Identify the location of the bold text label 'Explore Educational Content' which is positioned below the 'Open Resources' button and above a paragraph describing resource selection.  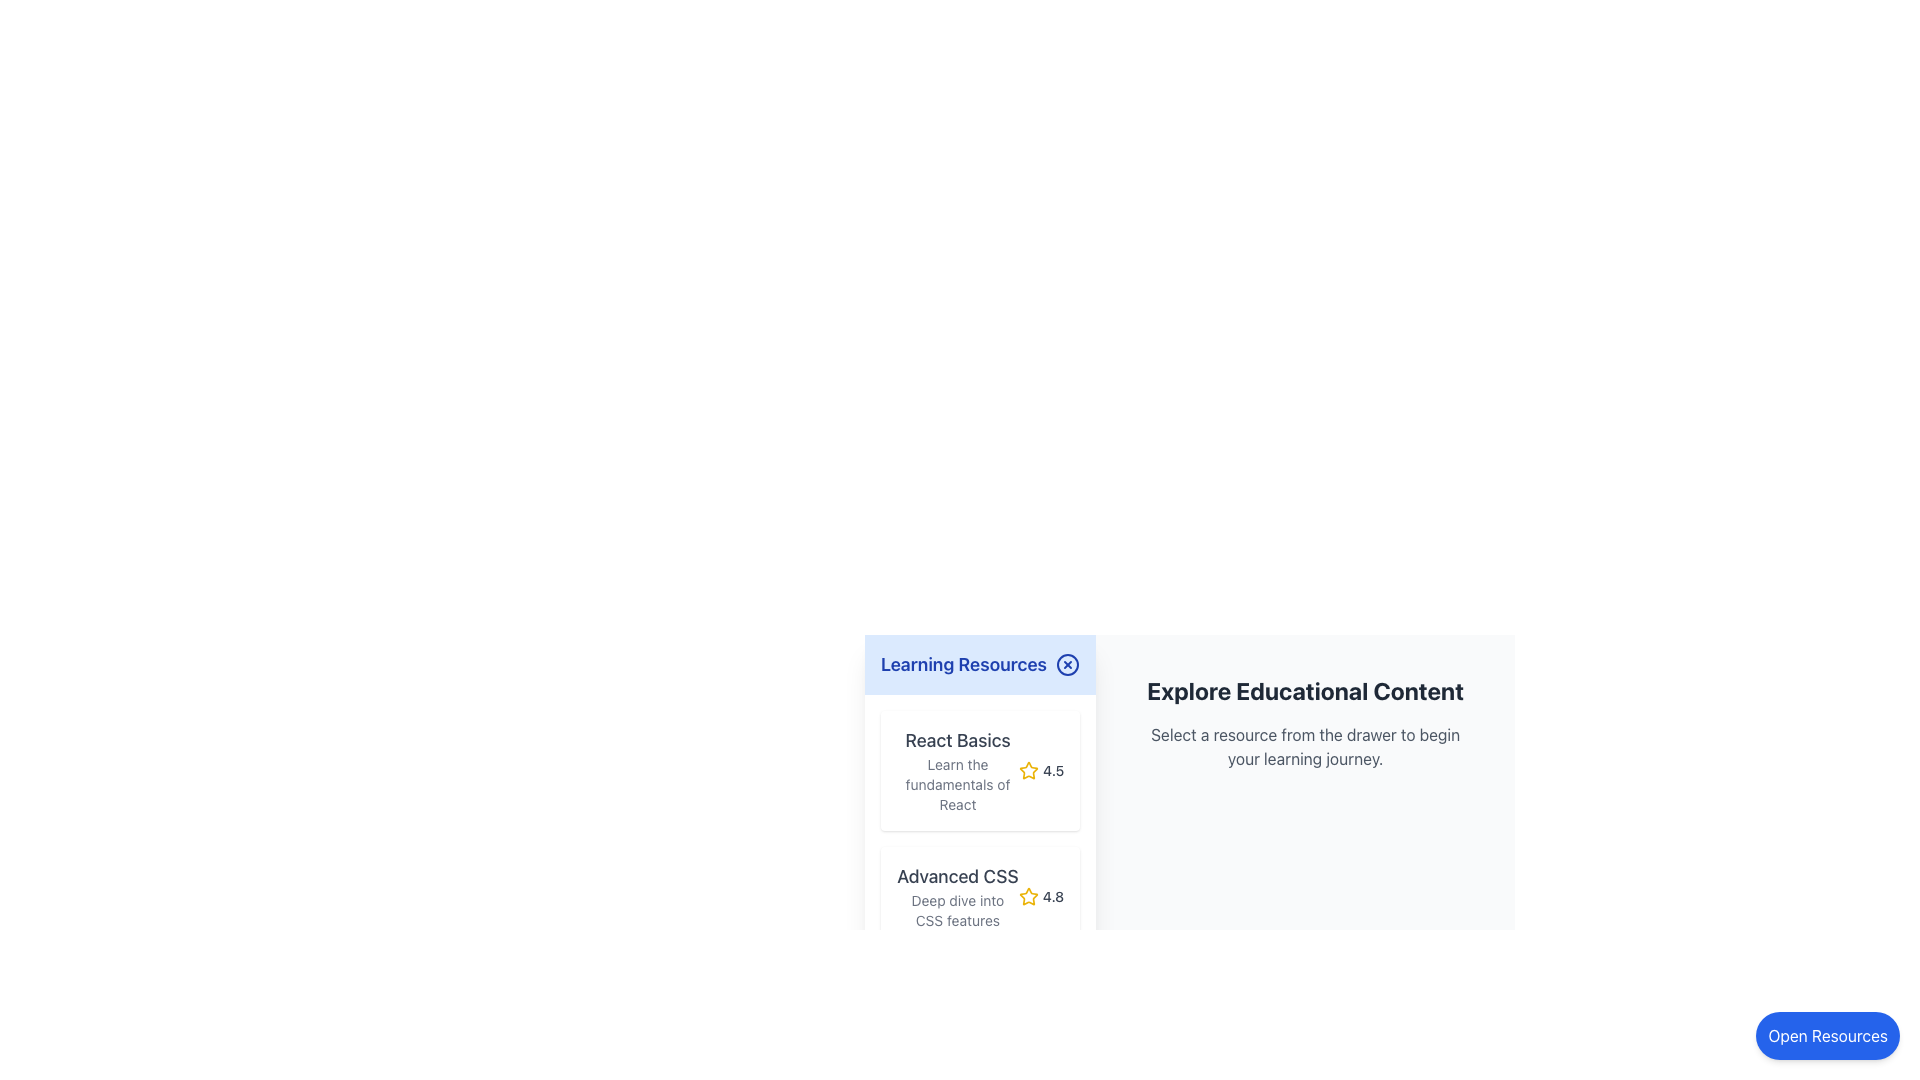
(1305, 689).